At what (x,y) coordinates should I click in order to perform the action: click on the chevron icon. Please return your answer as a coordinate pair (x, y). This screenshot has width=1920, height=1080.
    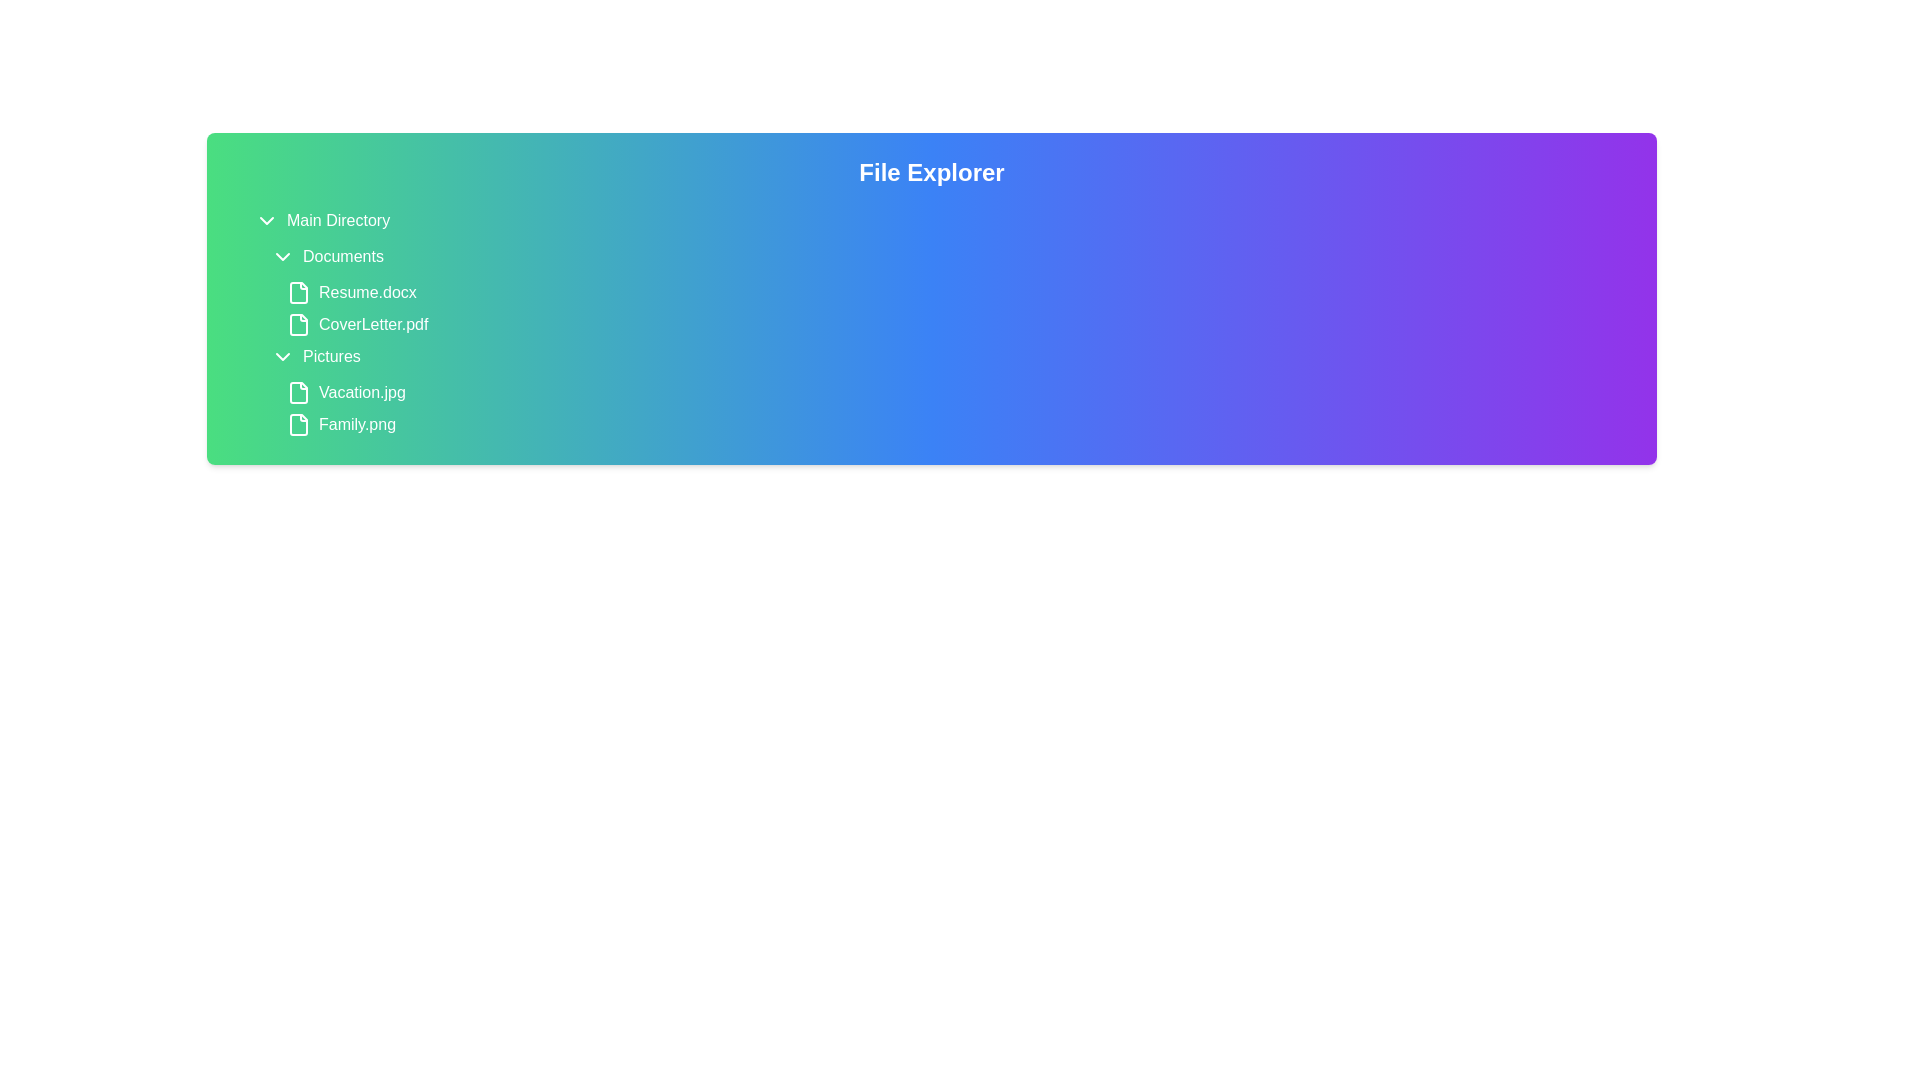
    Looking at the image, I should click on (266, 220).